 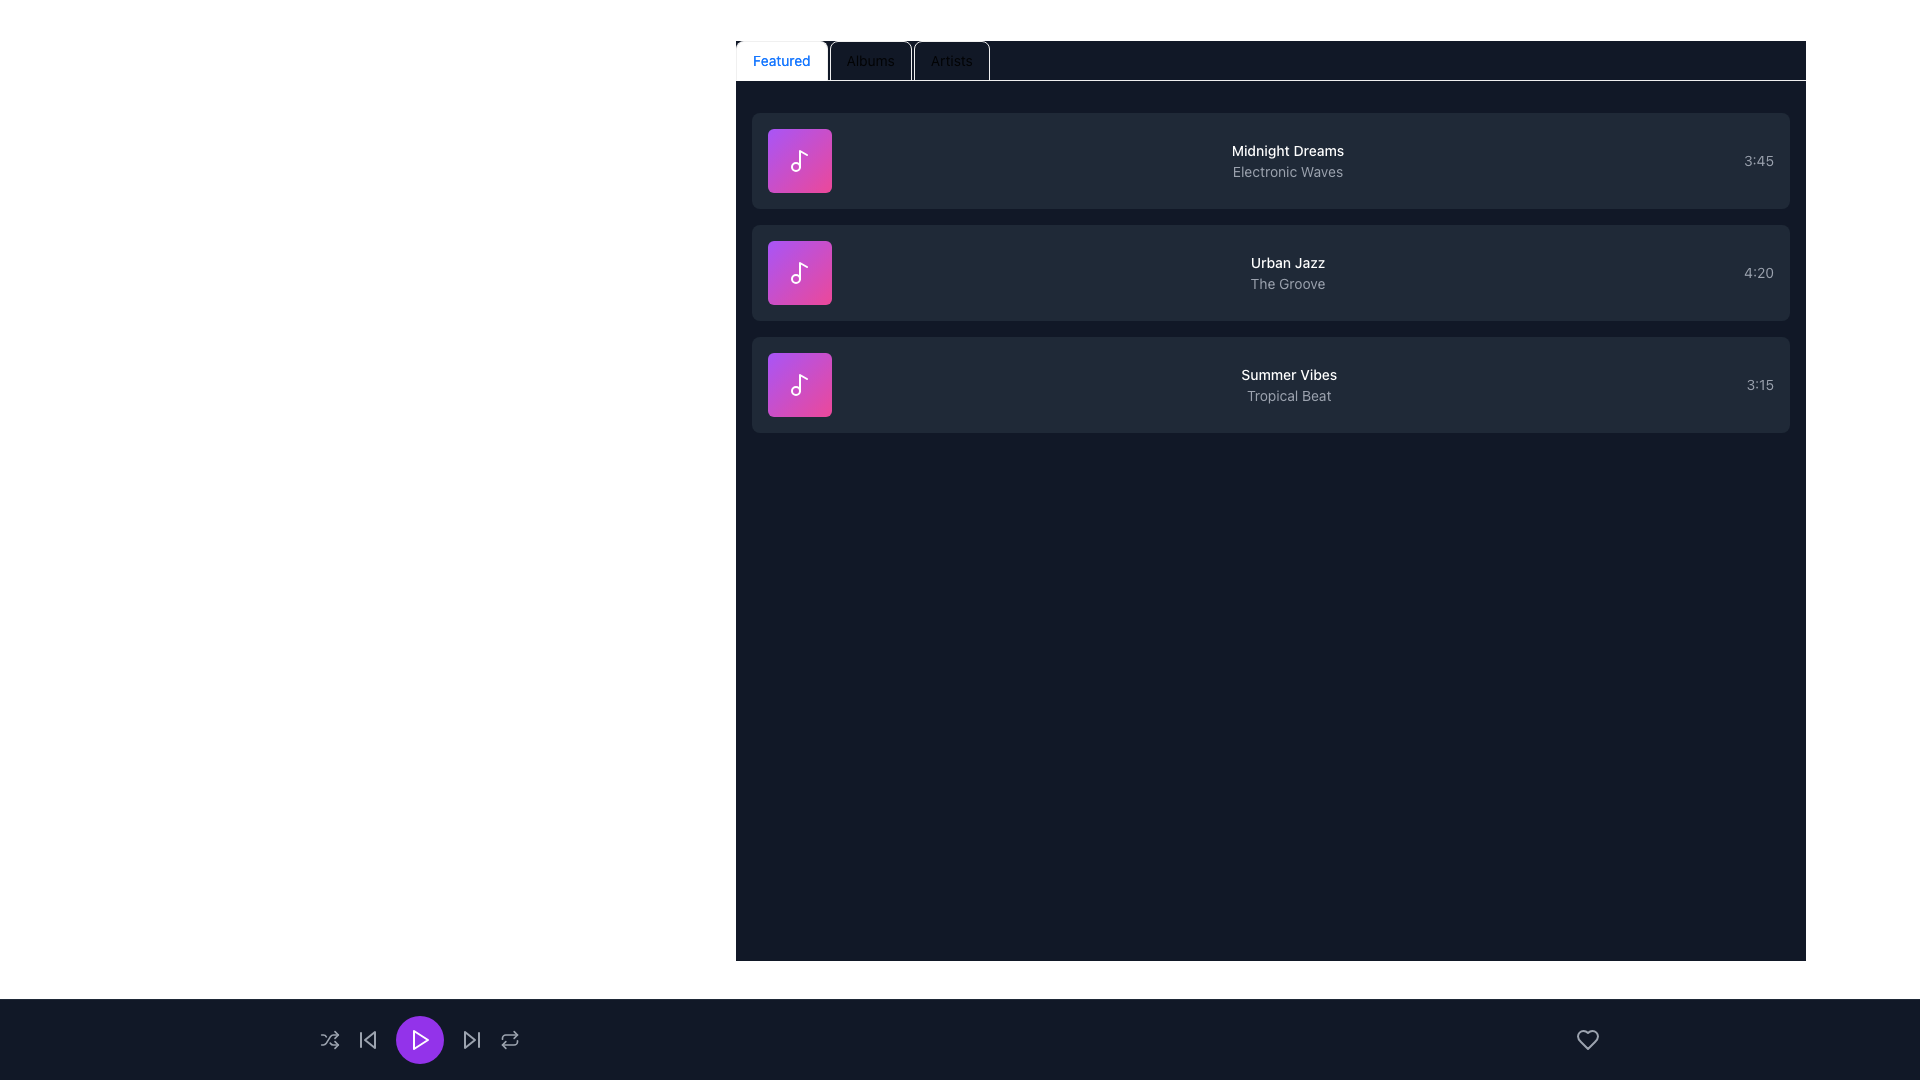 I want to click on the static text label displaying 'Summer Vibes', which is a medium-sized white font in a modern style, positioned above 'Tropical Beat' in the playlist listing, so click(x=1289, y=374).